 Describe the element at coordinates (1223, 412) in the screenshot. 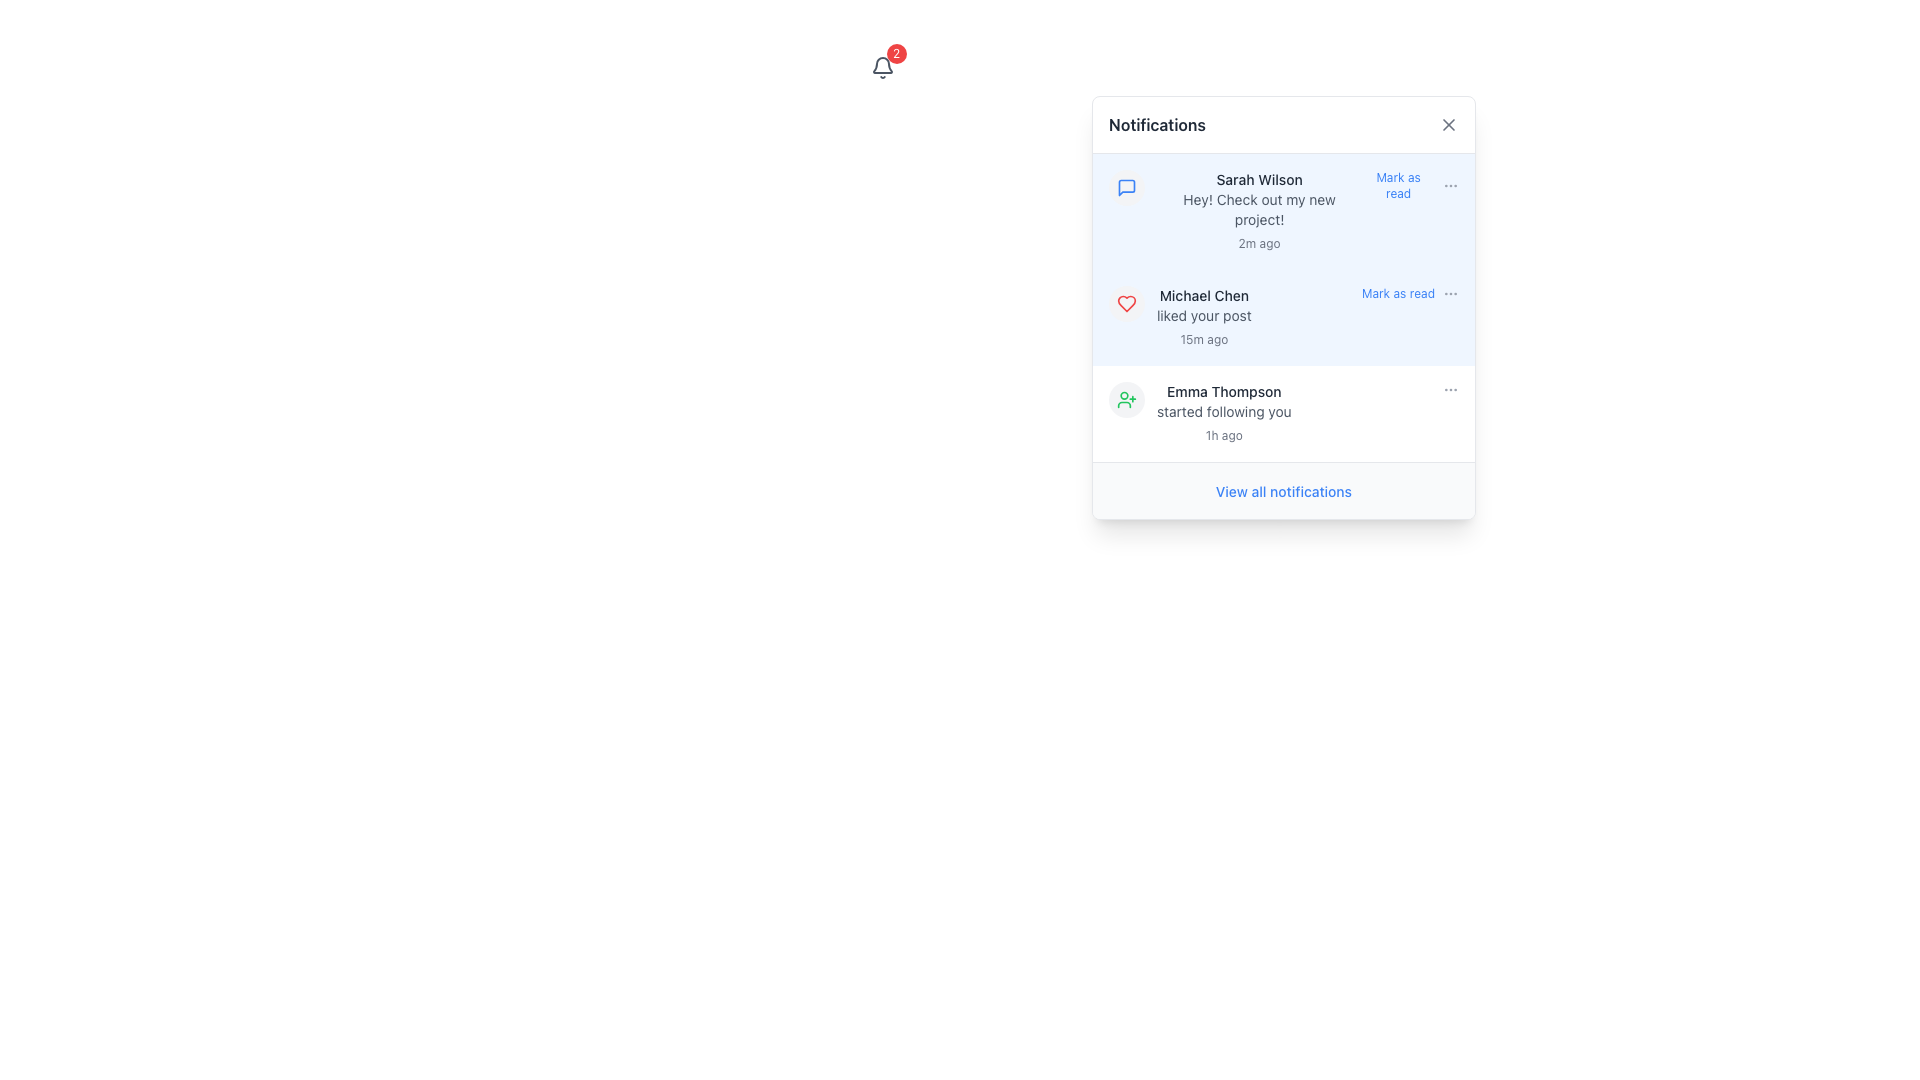

I see `the text label notifying that 'Emma Thompson' has recently started following the user` at that location.